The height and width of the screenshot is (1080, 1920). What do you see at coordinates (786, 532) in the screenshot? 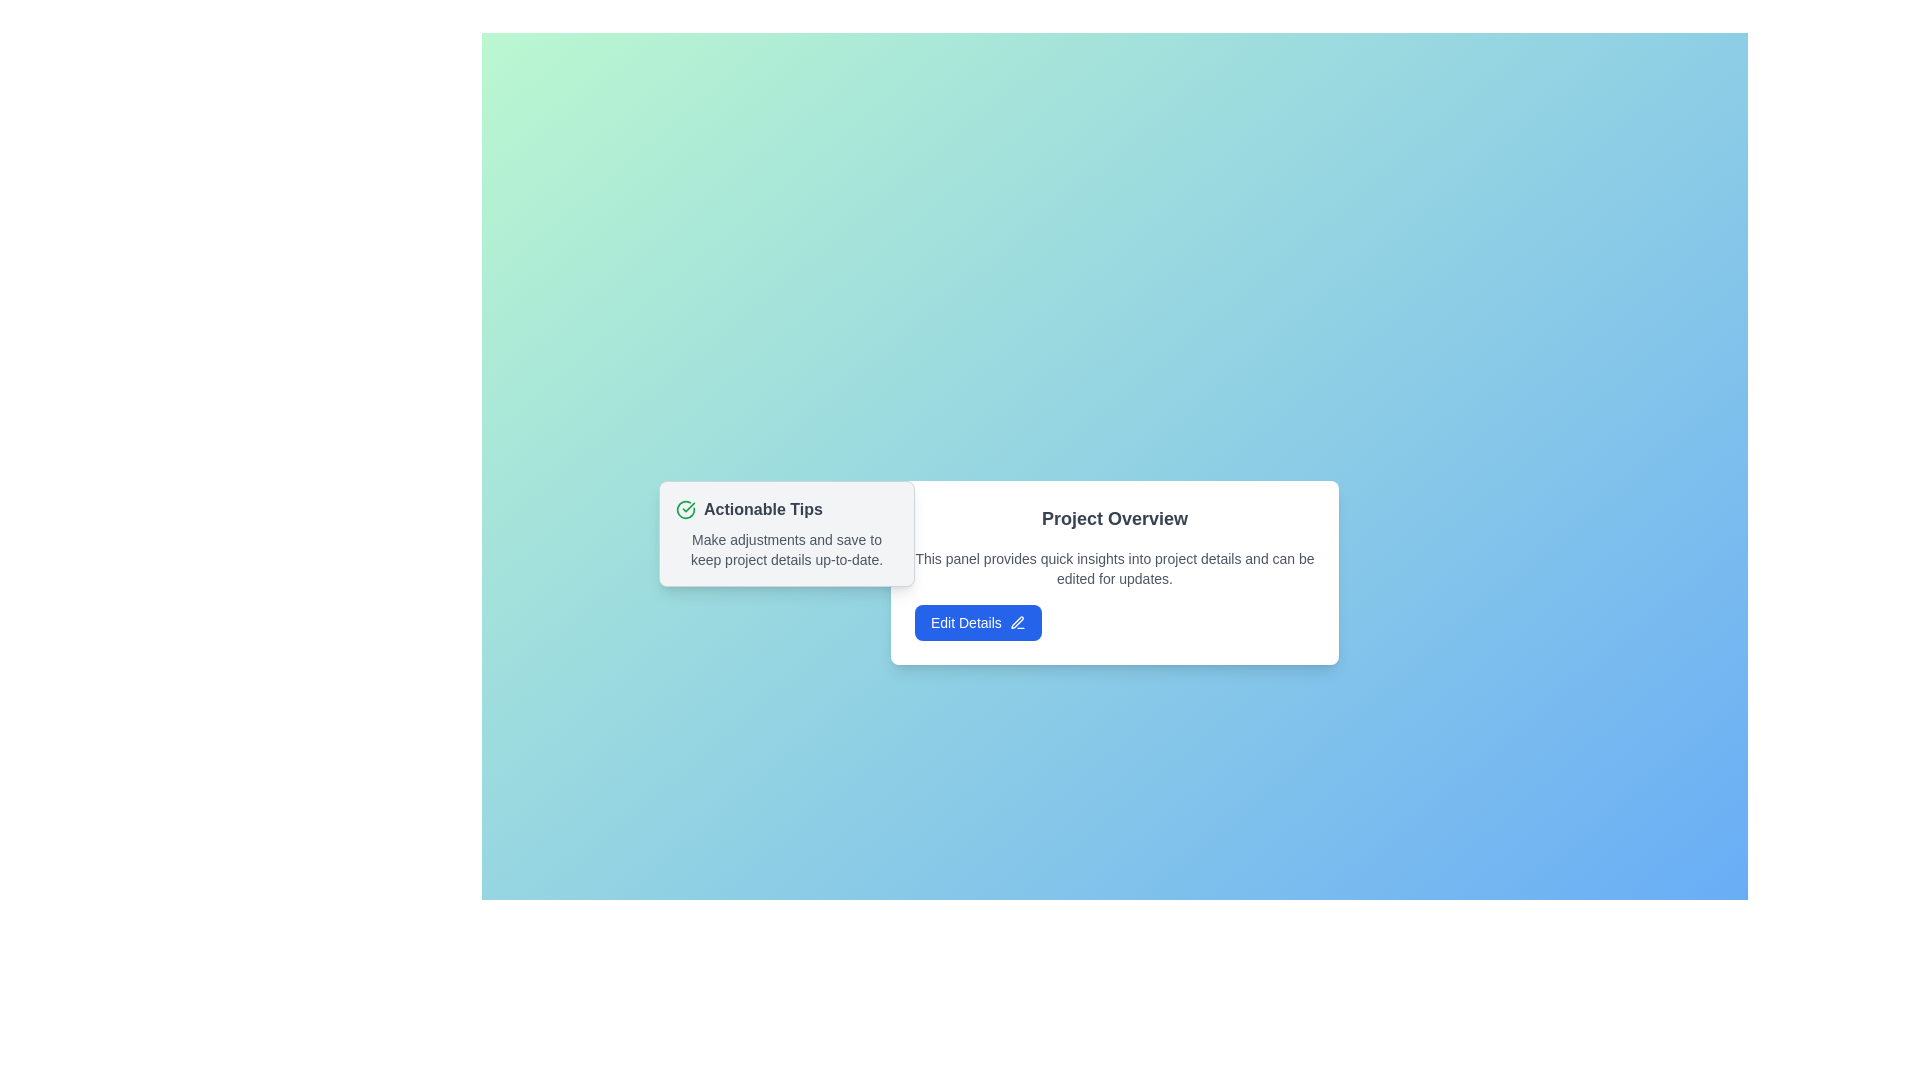
I see `contents of the light gray notification panel that contains a green circular icon with a checkmark and the text 'Actionable Tips'` at bounding box center [786, 532].